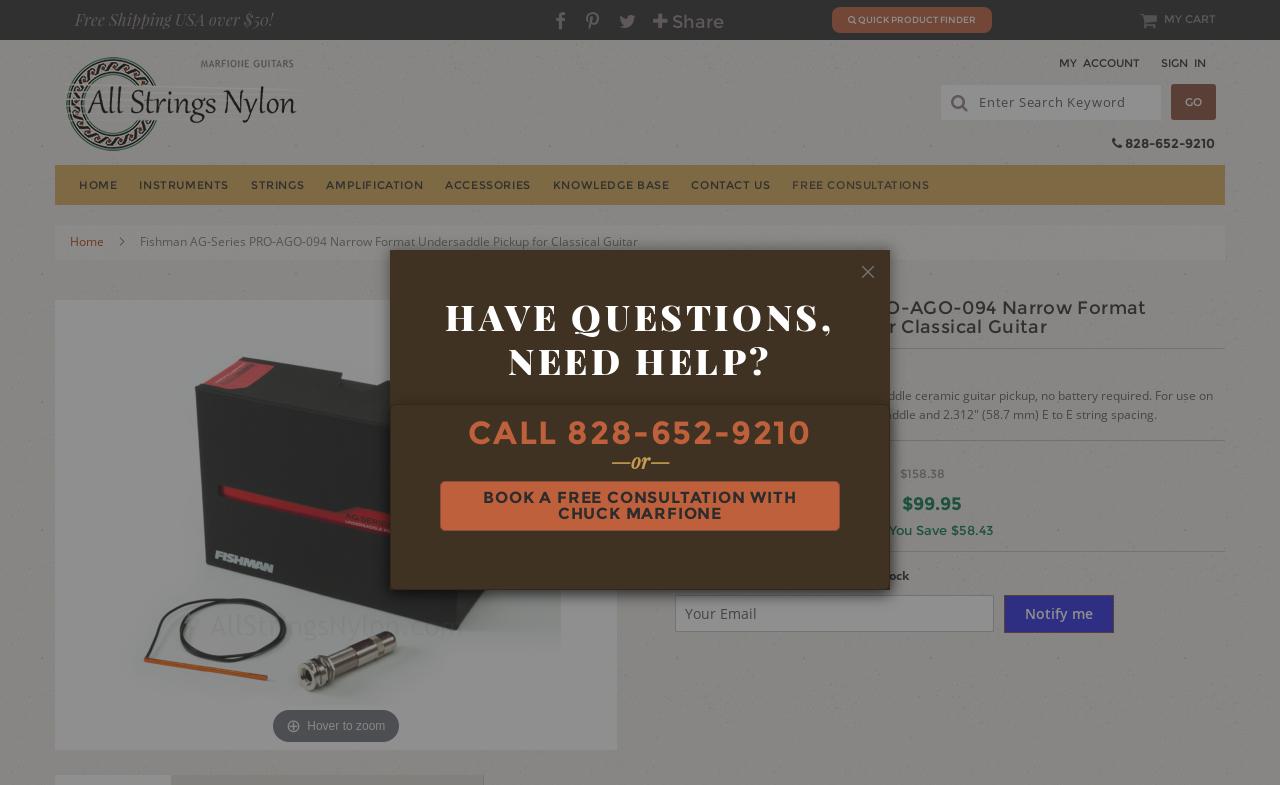  What do you see at coordinates (498, 287) in the screenshot?
I see `'Tenor Uke'` at bounding box center [498, 287].